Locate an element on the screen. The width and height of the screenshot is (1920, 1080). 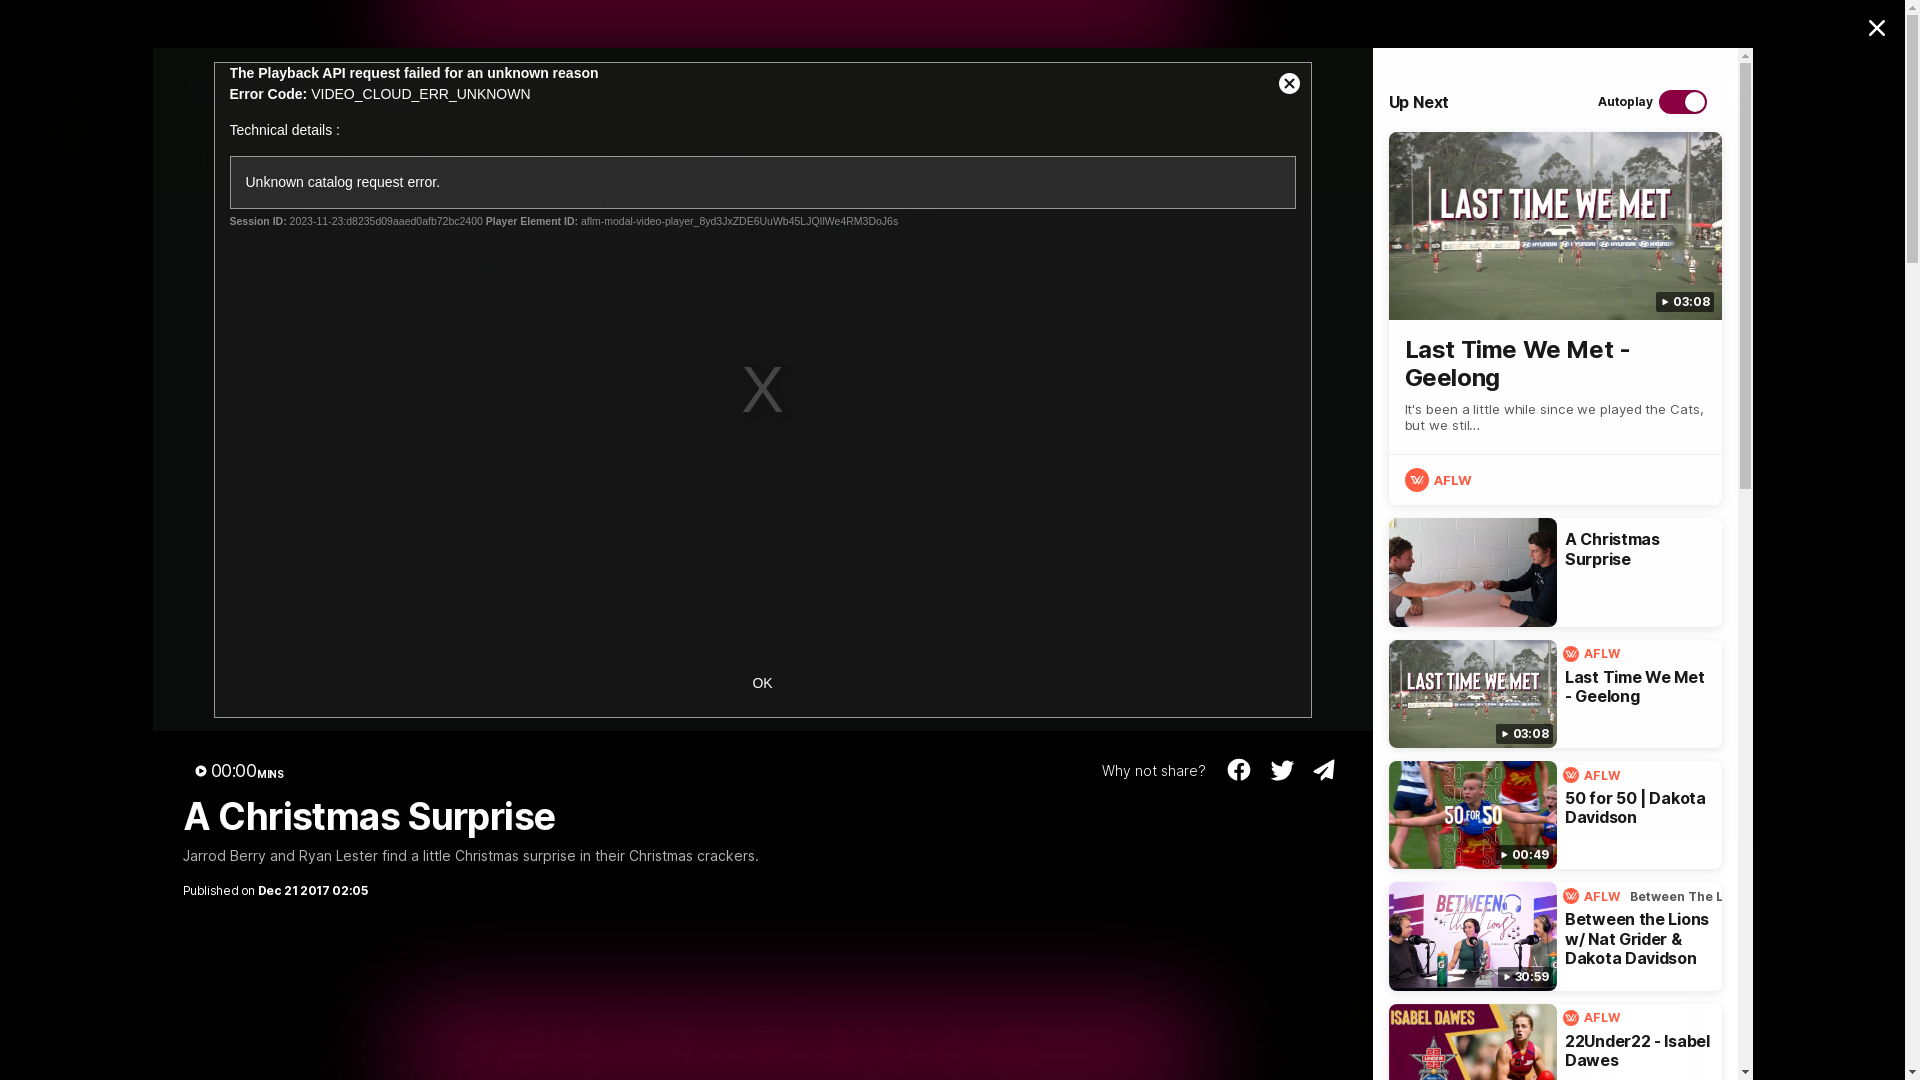
'OK' is located at coordinates (761, 682).